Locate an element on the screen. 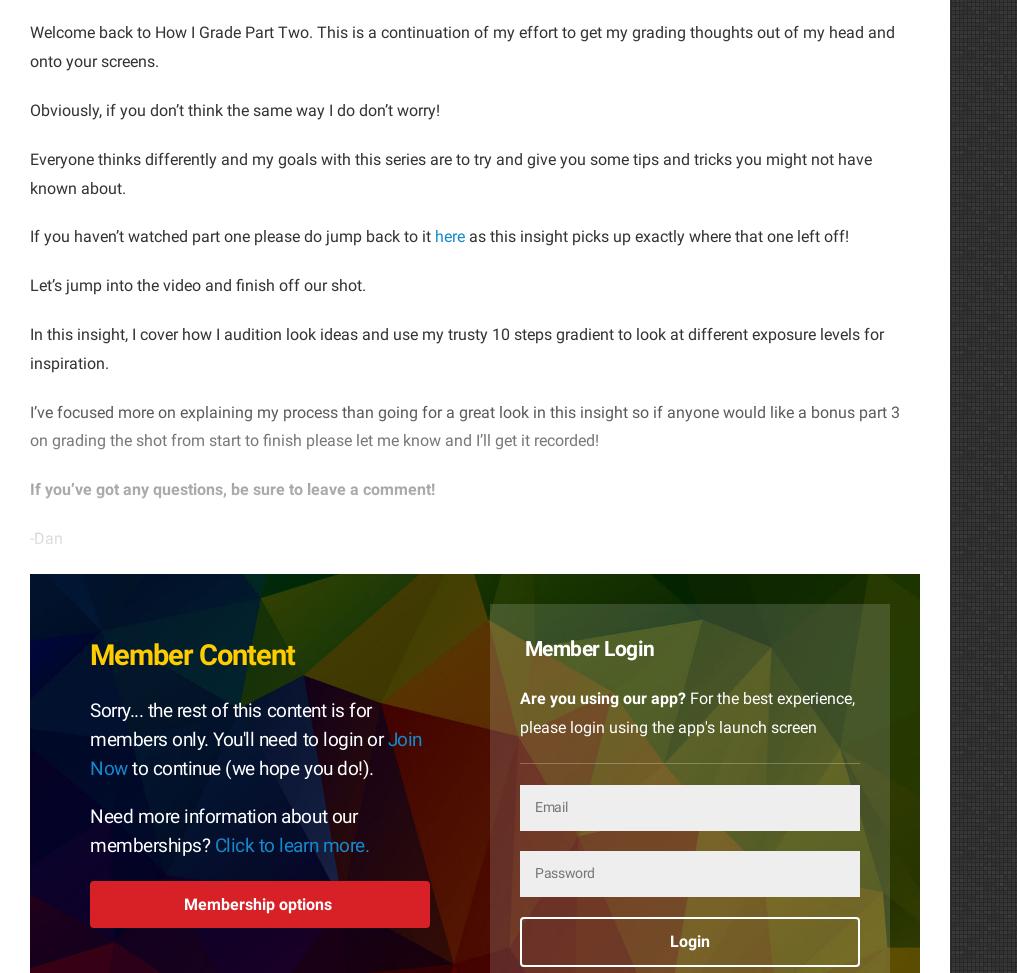 The image size is (1017, 973). 'Welcome back to How I Grade Part Two. This is a continuation of my effort to get my grading thoughts out of my head and onto your screens.' is located at coordinates (461, 46).